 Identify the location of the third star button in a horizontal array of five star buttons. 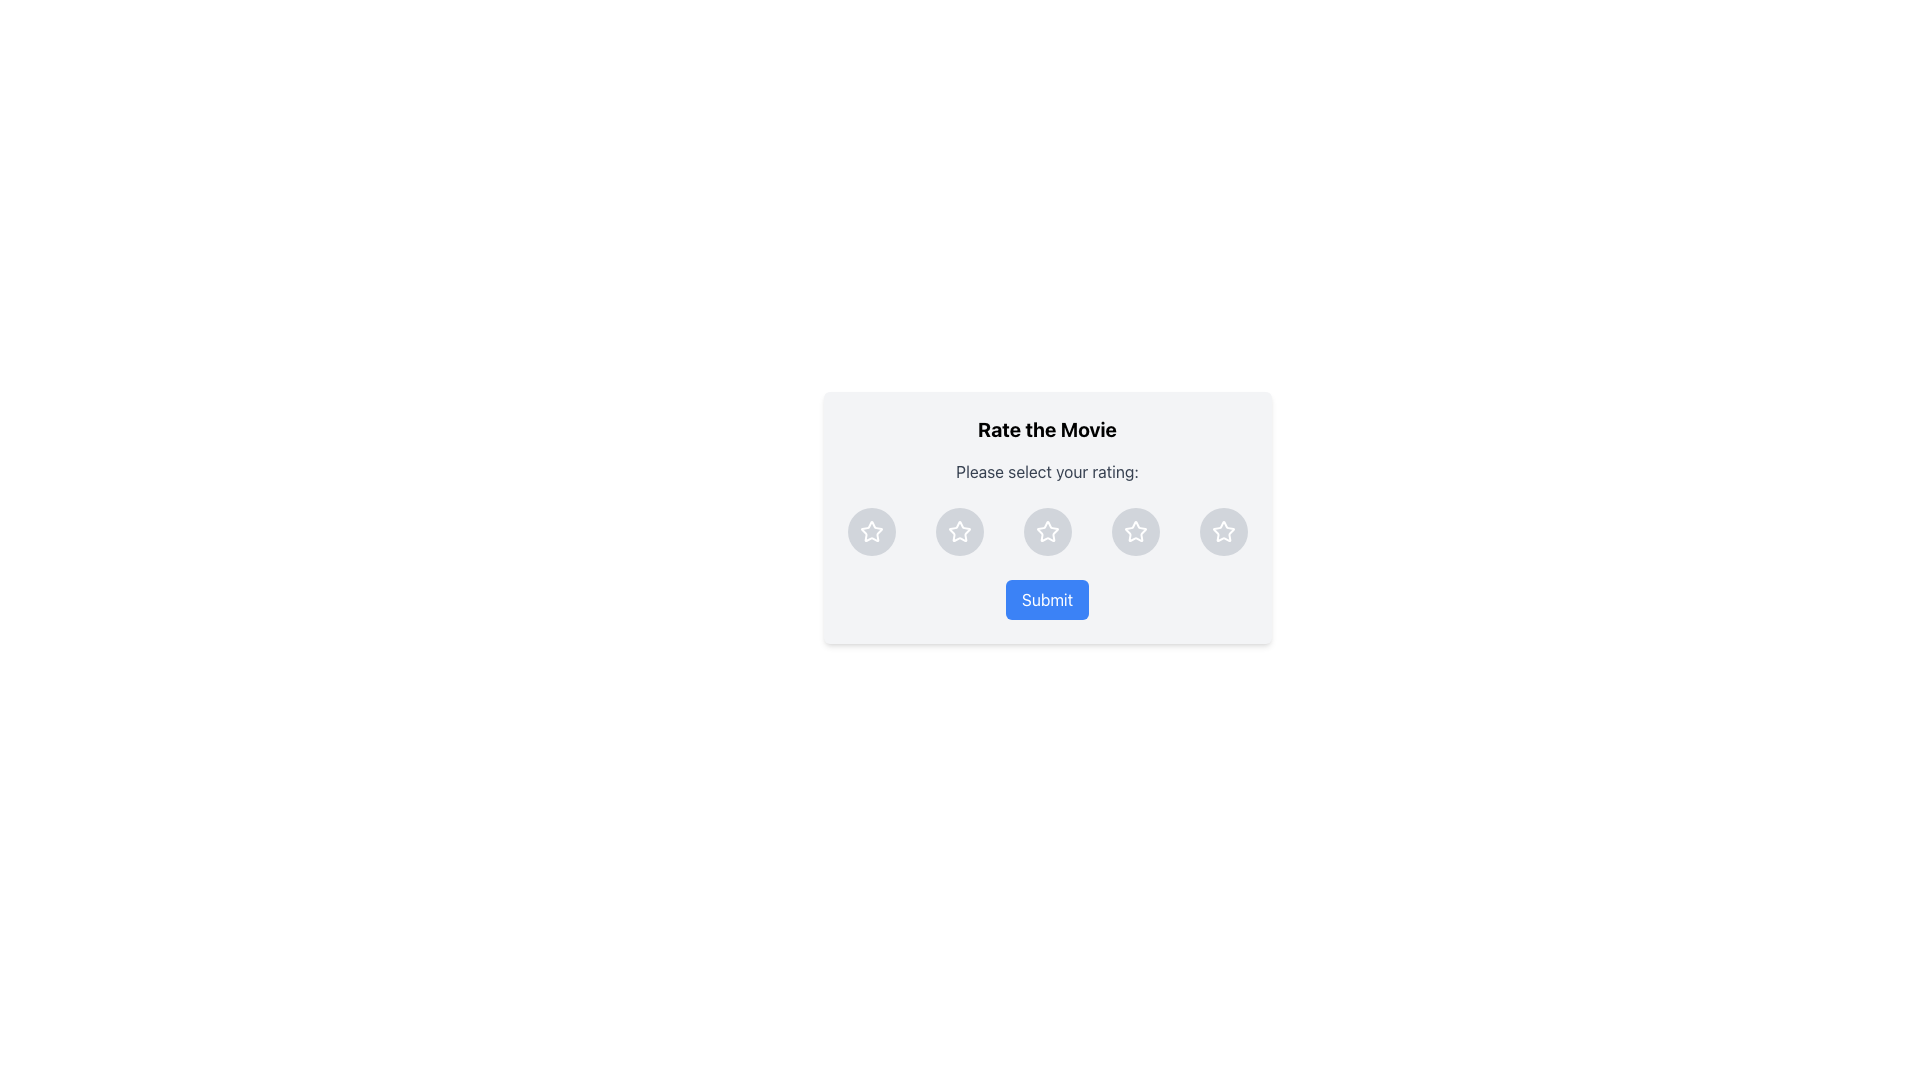
(1046, 531).